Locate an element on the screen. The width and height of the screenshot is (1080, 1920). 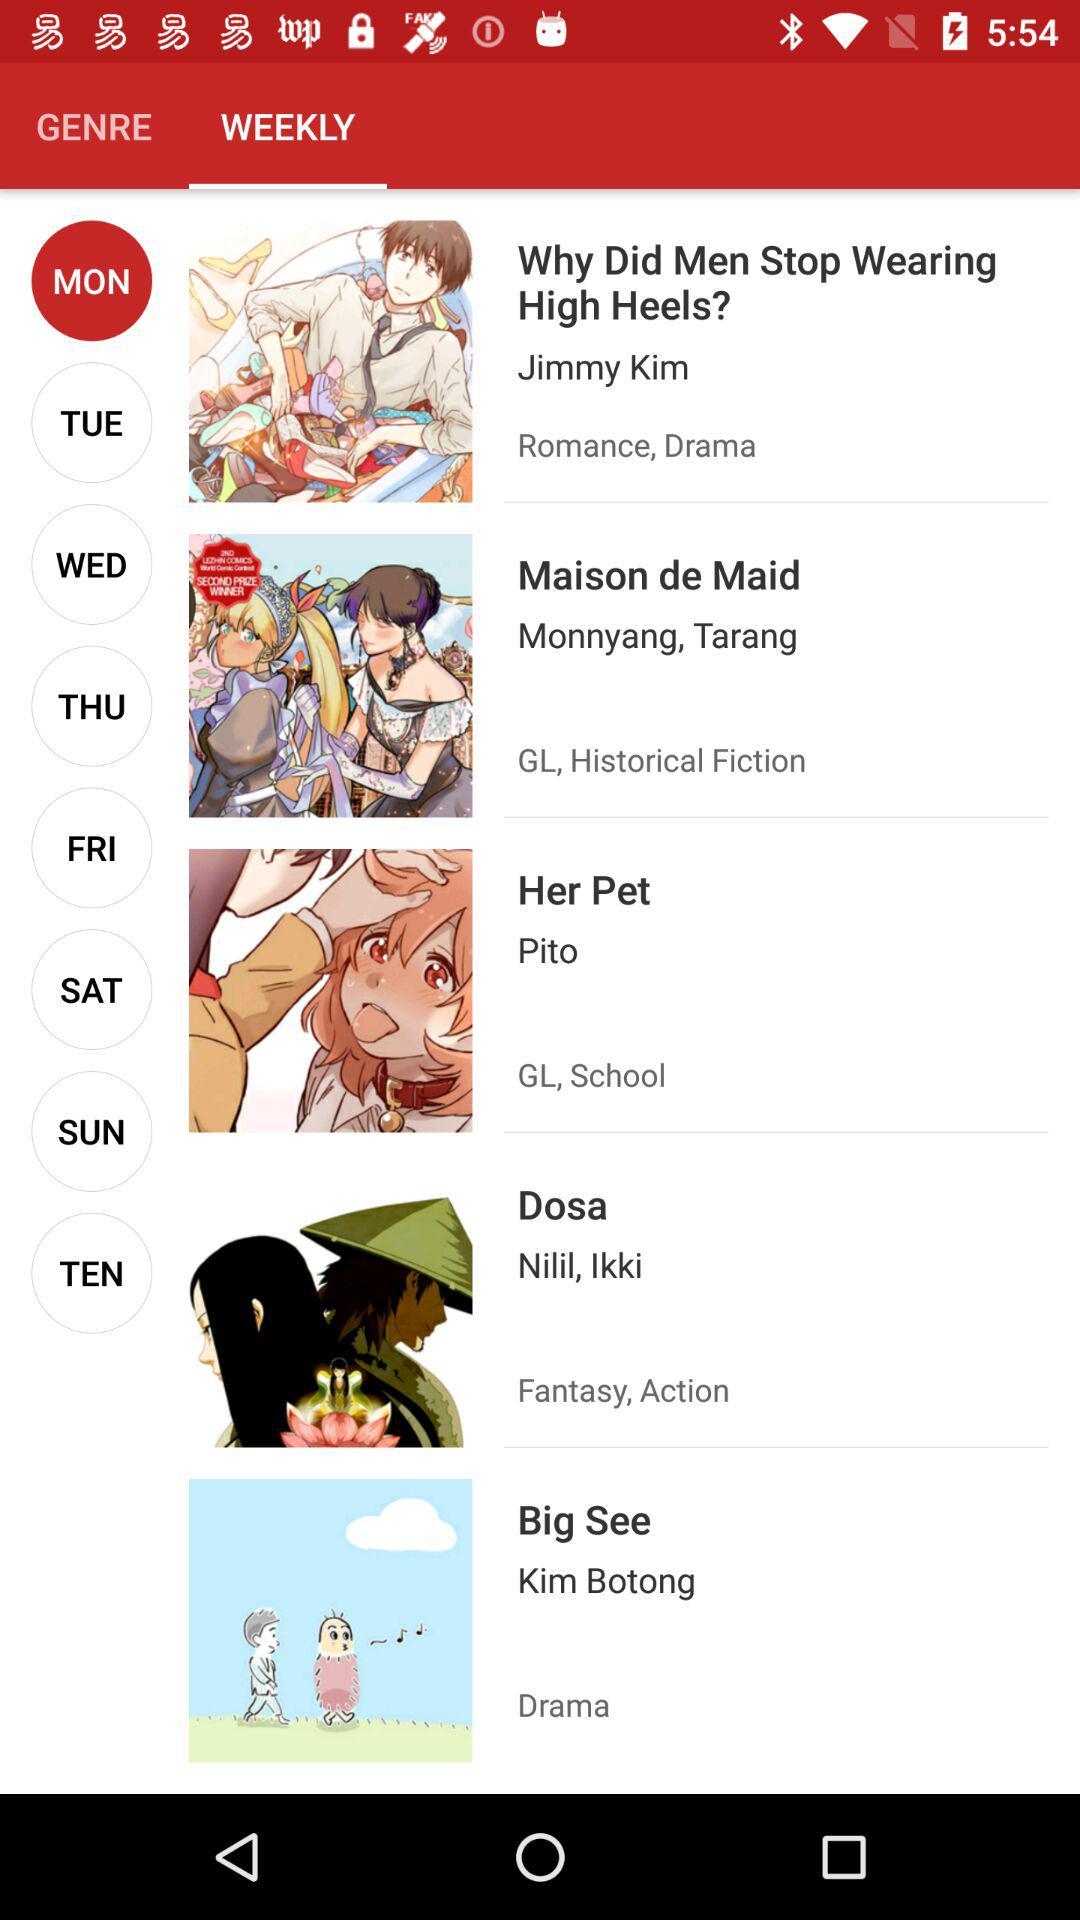
the item below wed is located at coordinates (91, 706).